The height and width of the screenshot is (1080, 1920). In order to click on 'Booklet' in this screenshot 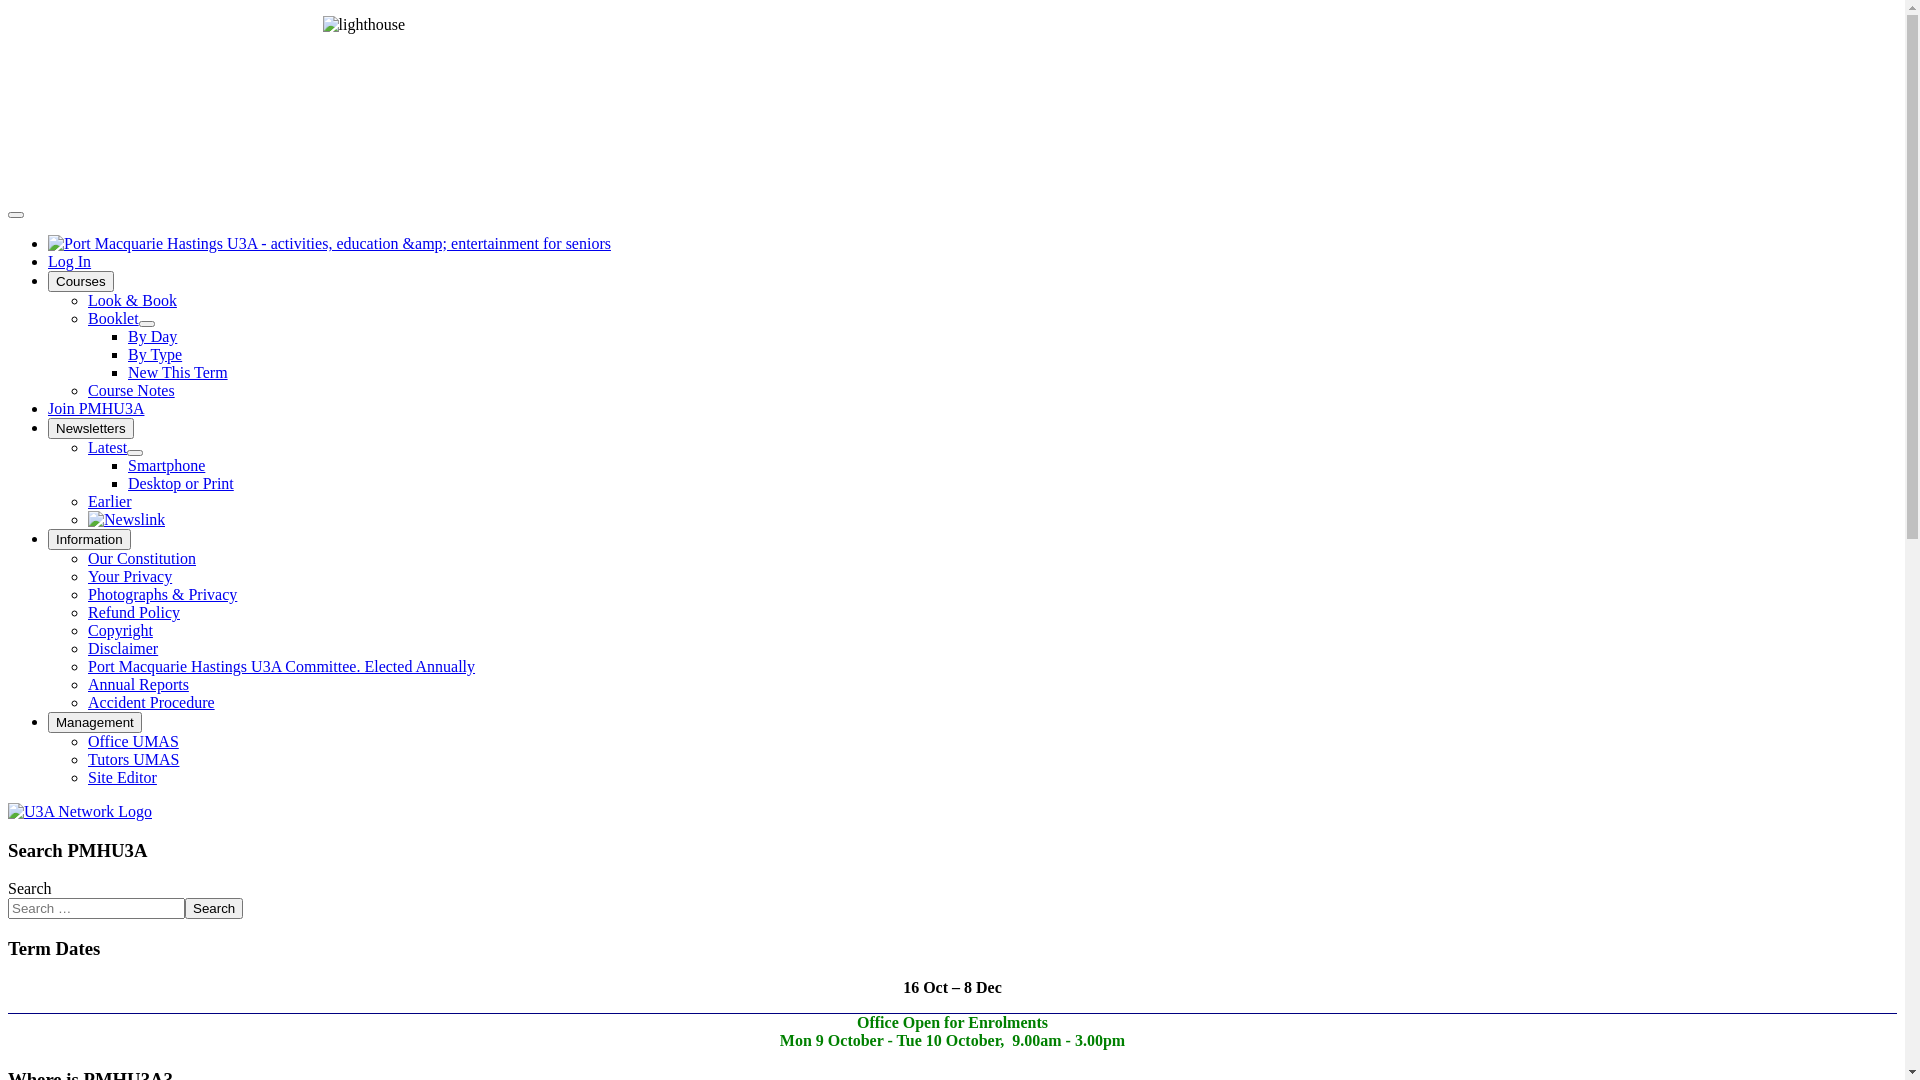, I will do `click(86, 317)`.